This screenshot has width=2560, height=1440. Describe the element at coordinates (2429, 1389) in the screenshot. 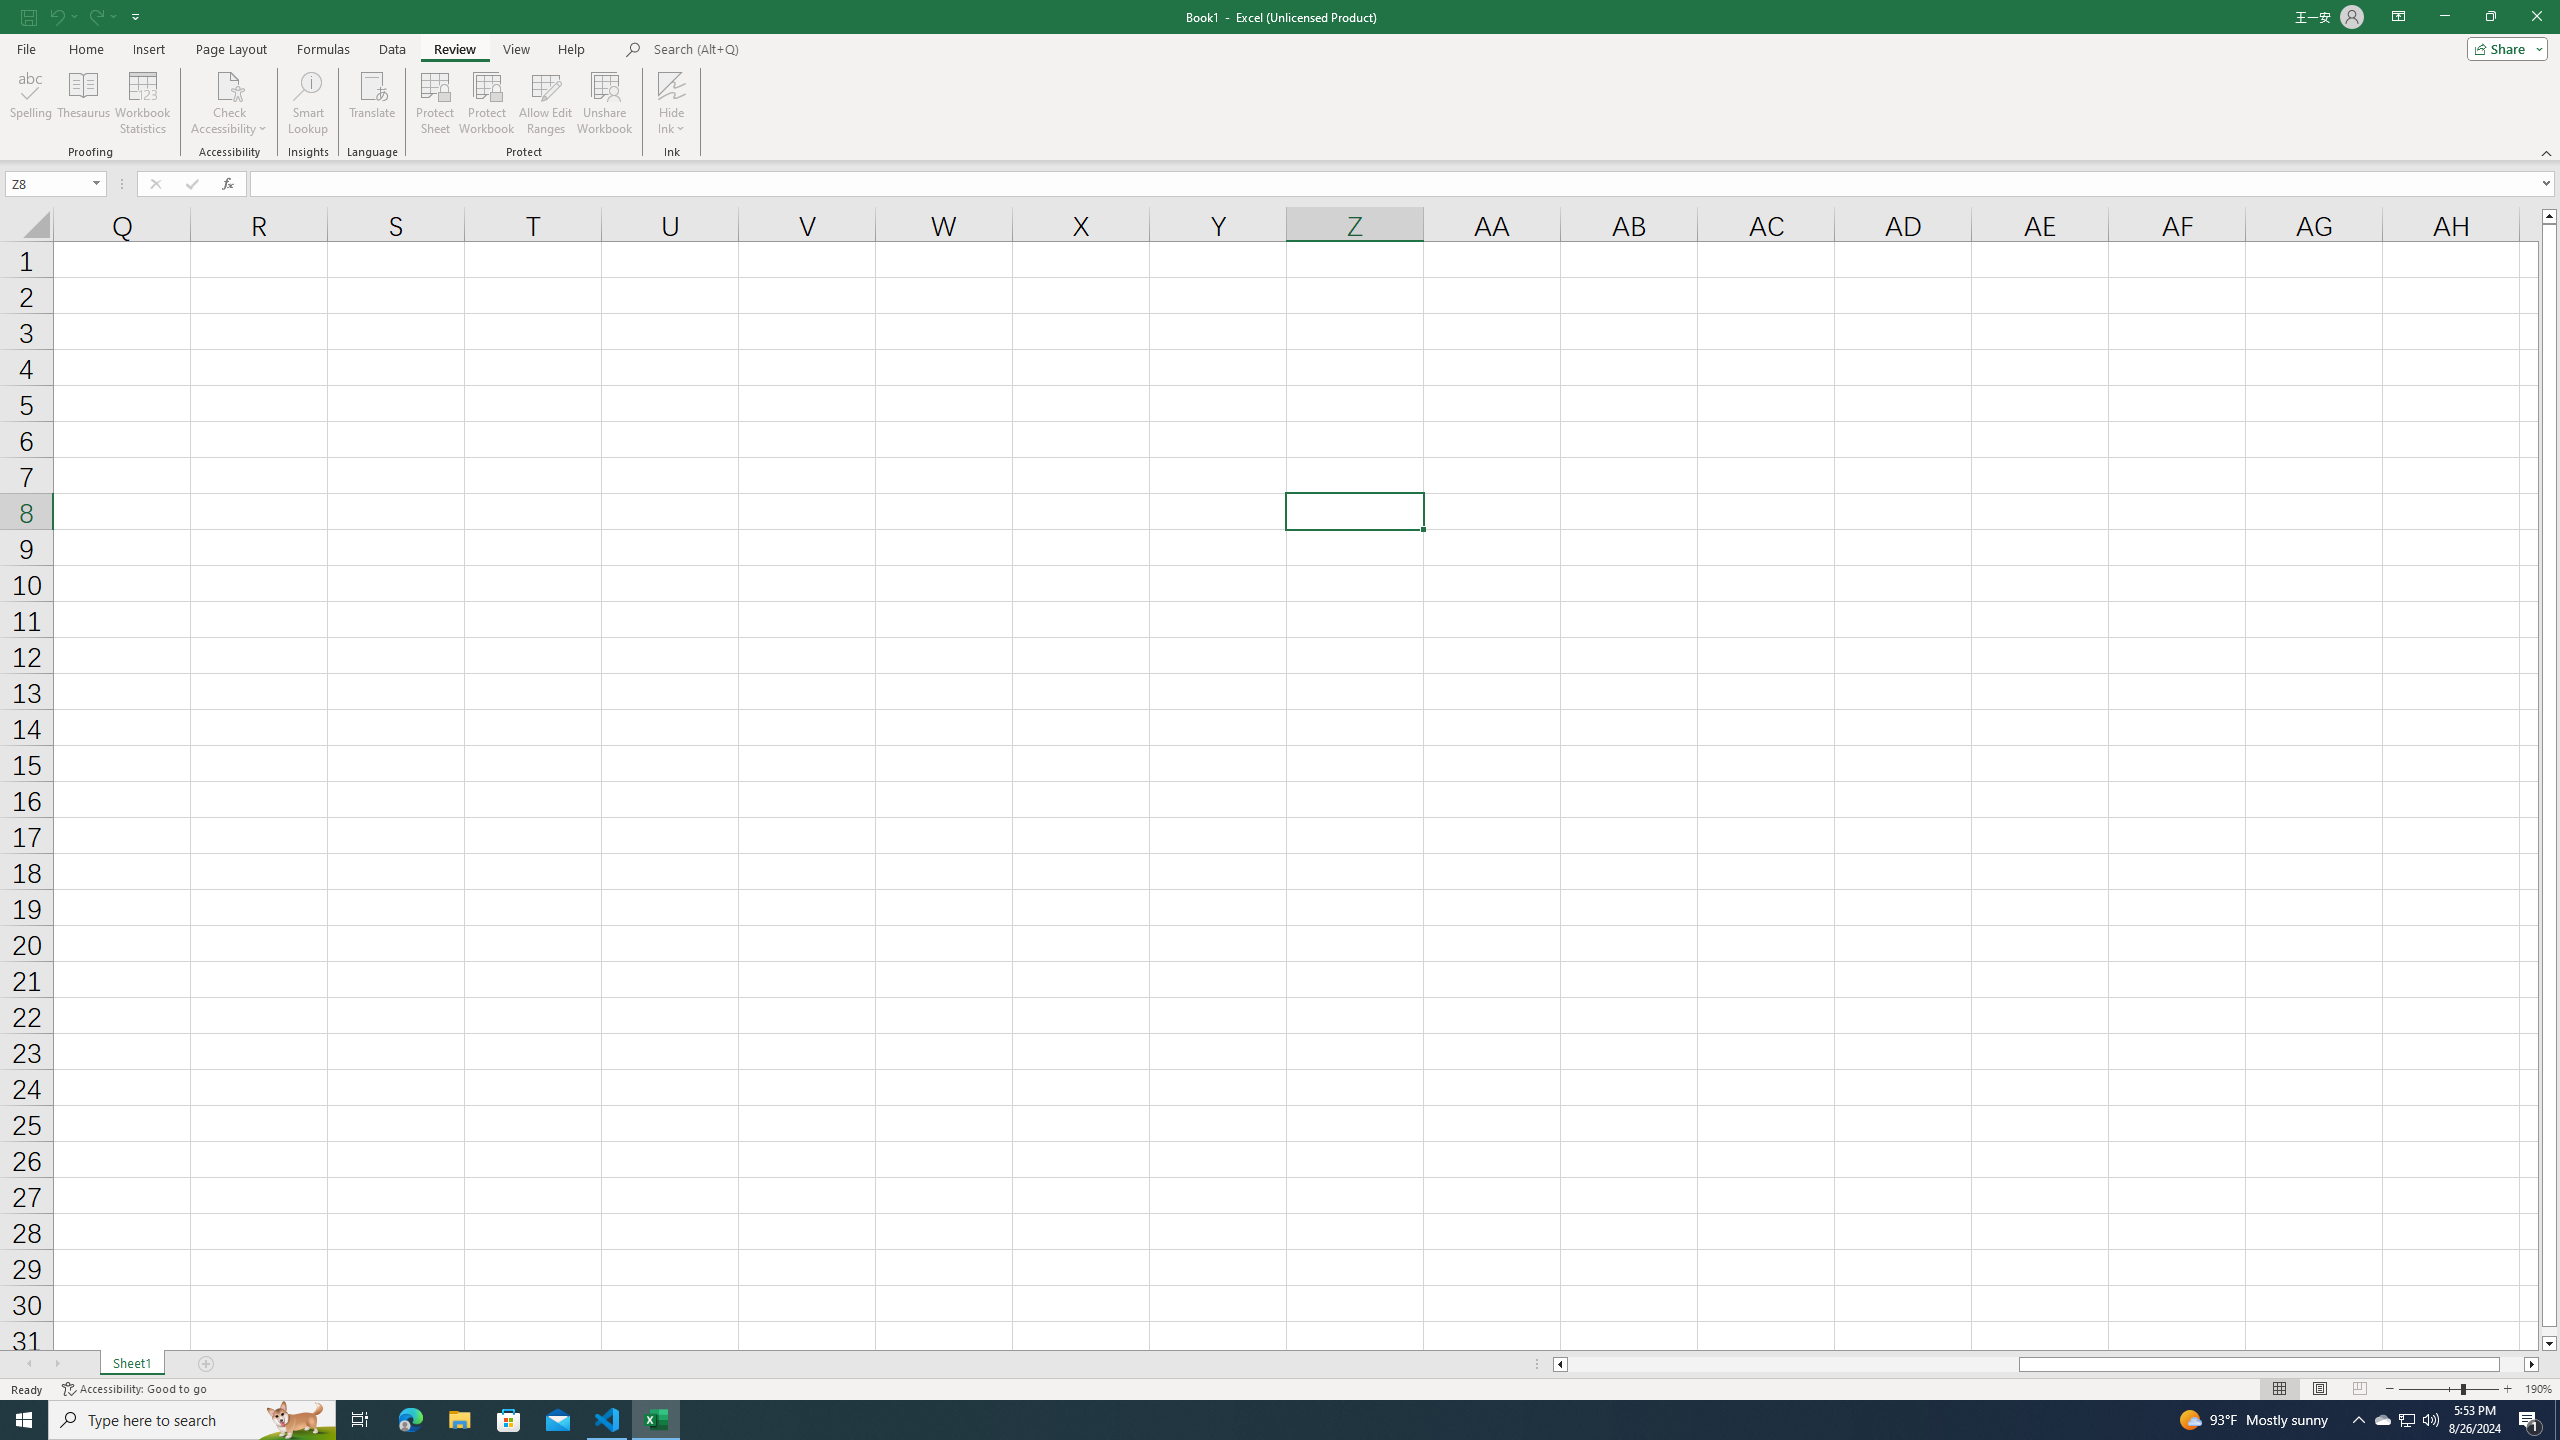

I see `'Zoom Out'` at that location.